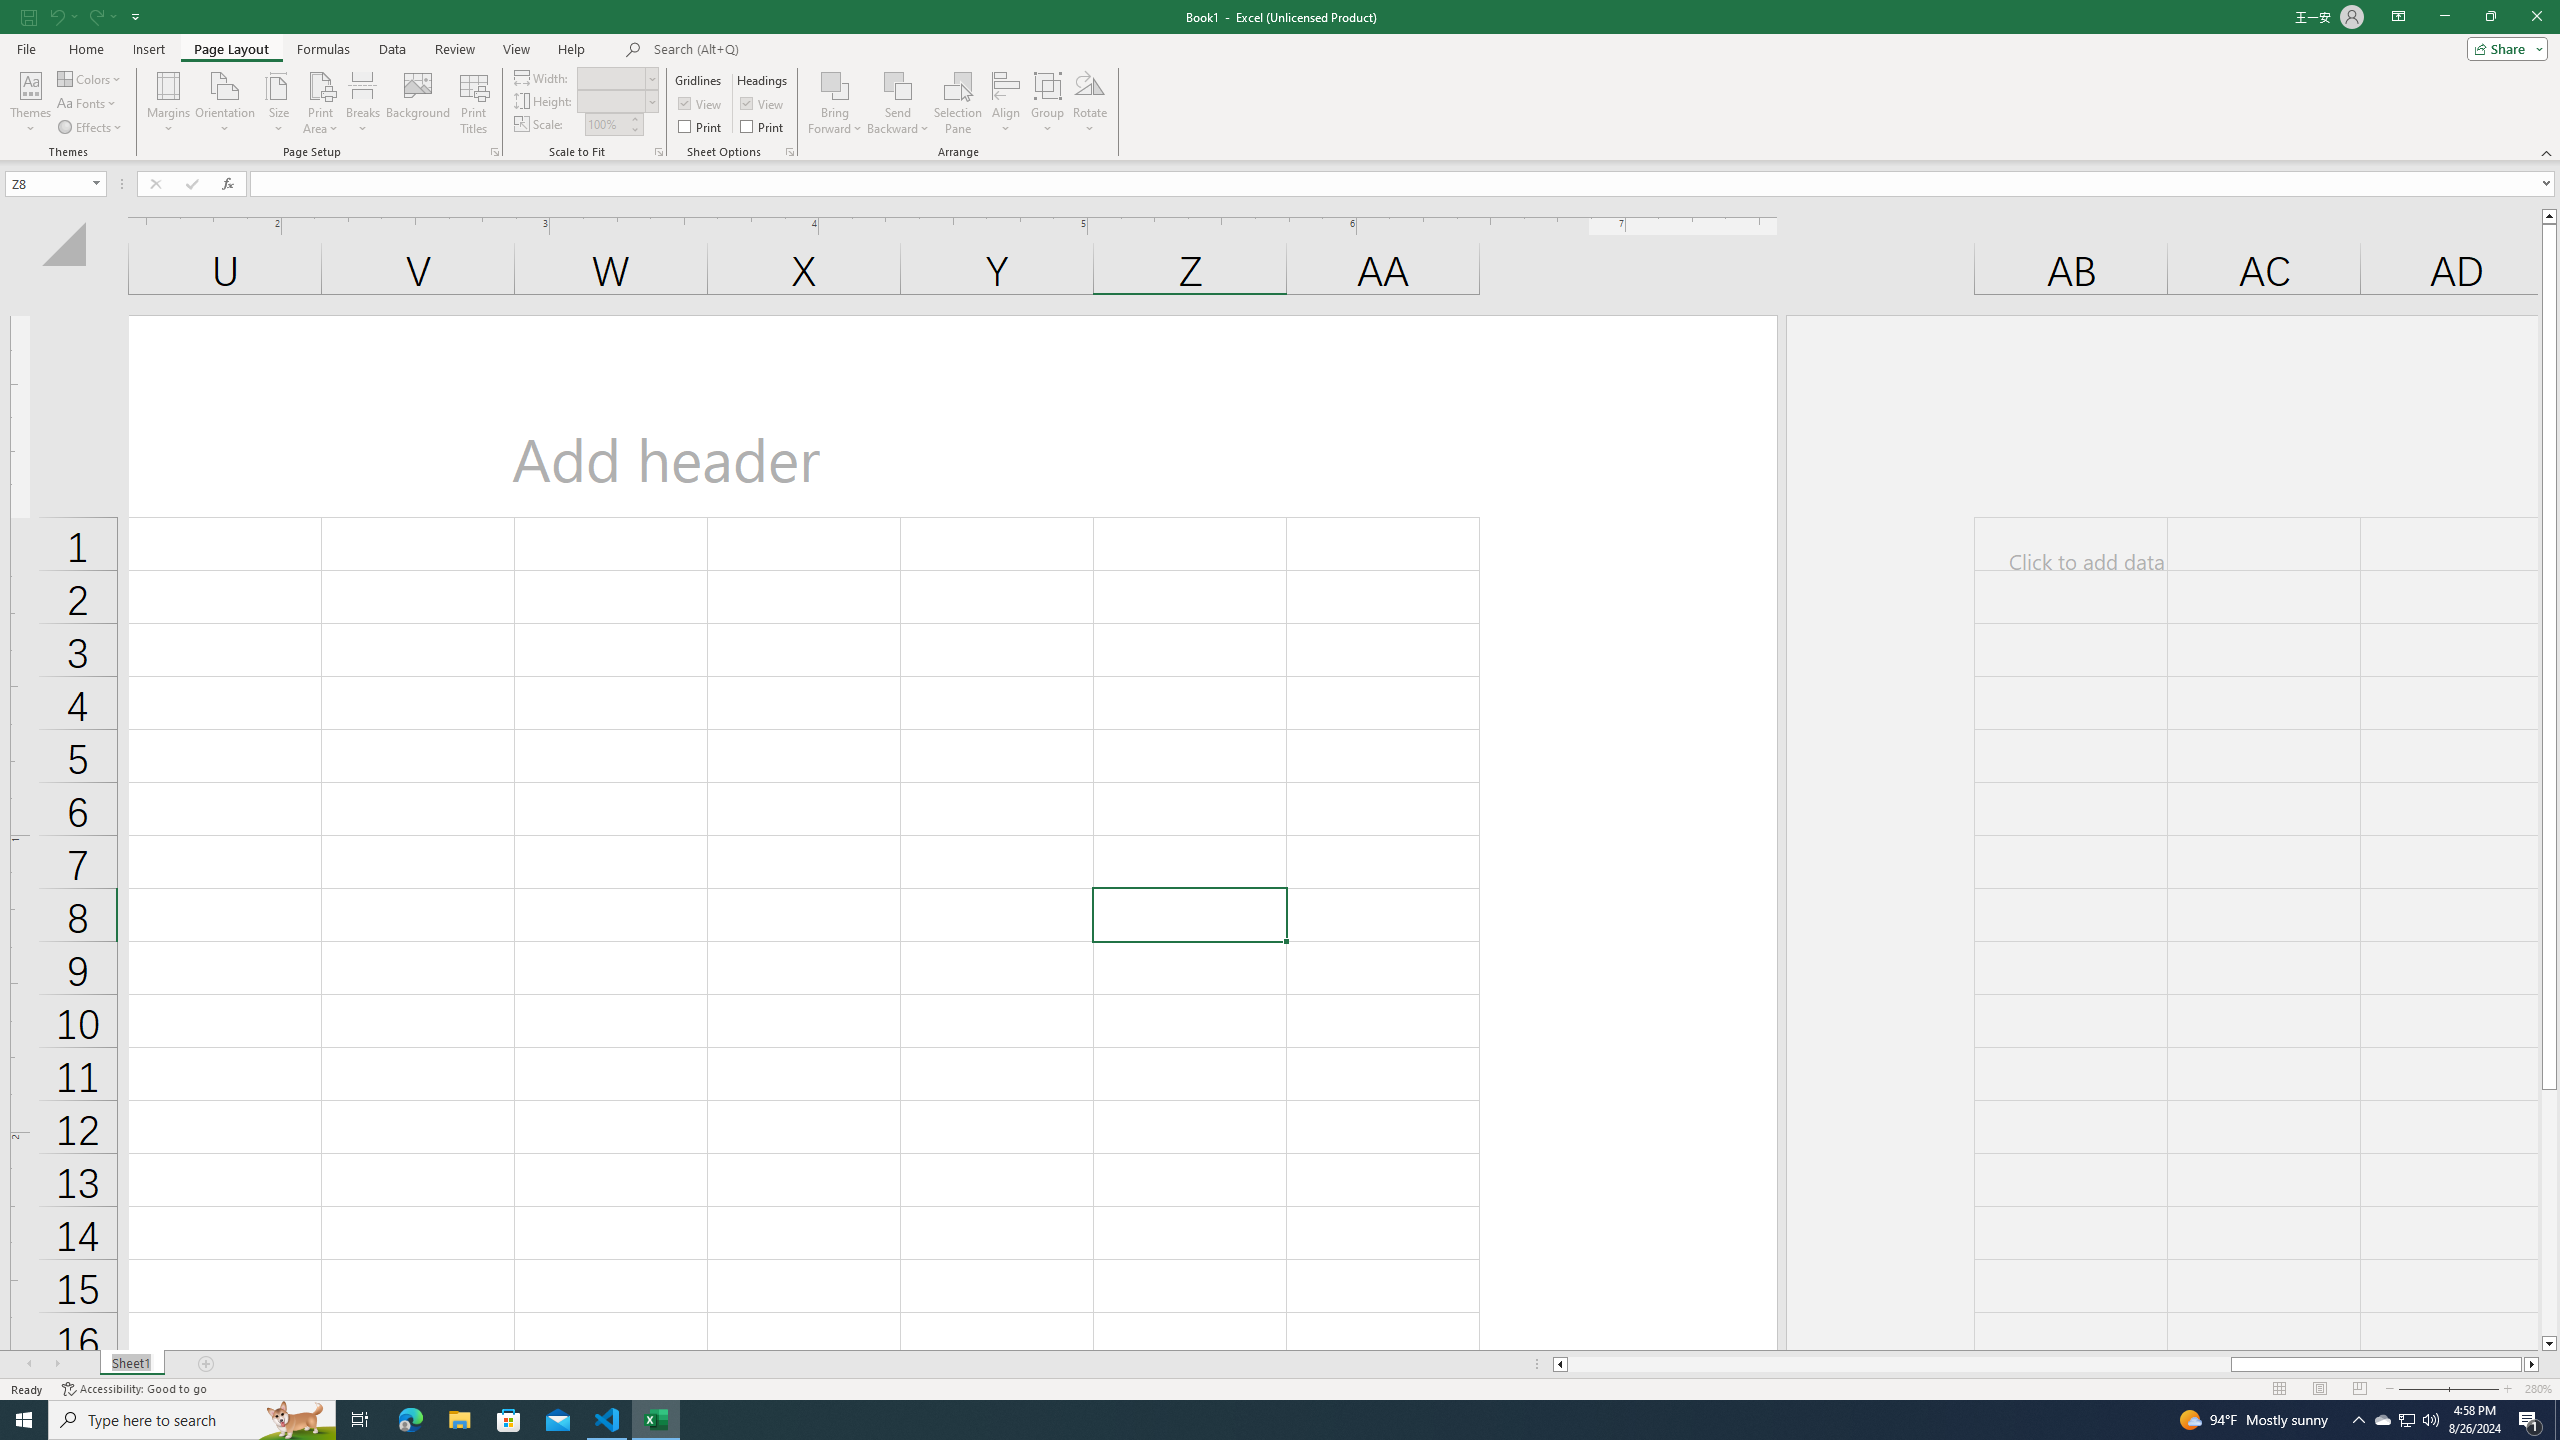 The image size is (2560, 1440). What do you see at coordinates (1558, 1363) in the screenshot?
I see `'Column left'` at bounding box center [1558, 1363].